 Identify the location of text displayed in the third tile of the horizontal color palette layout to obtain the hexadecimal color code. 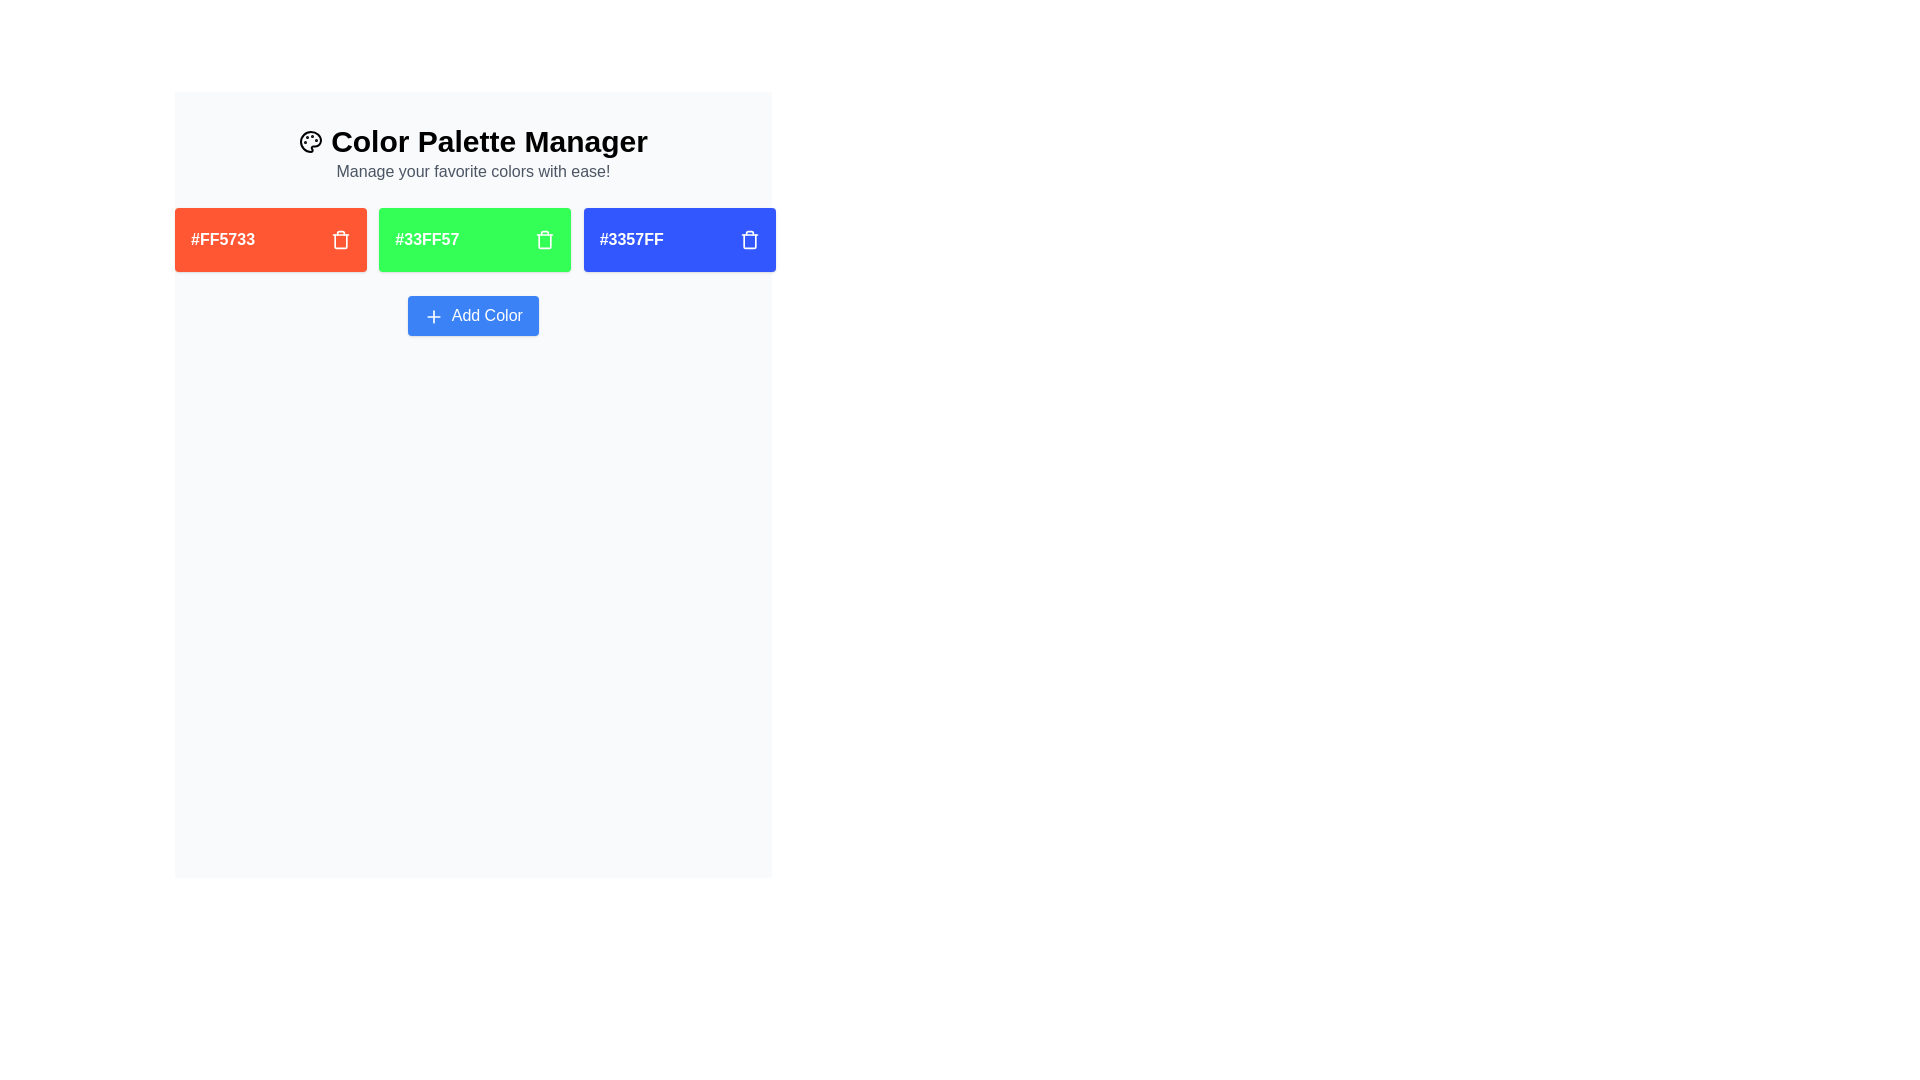
(630, 238).